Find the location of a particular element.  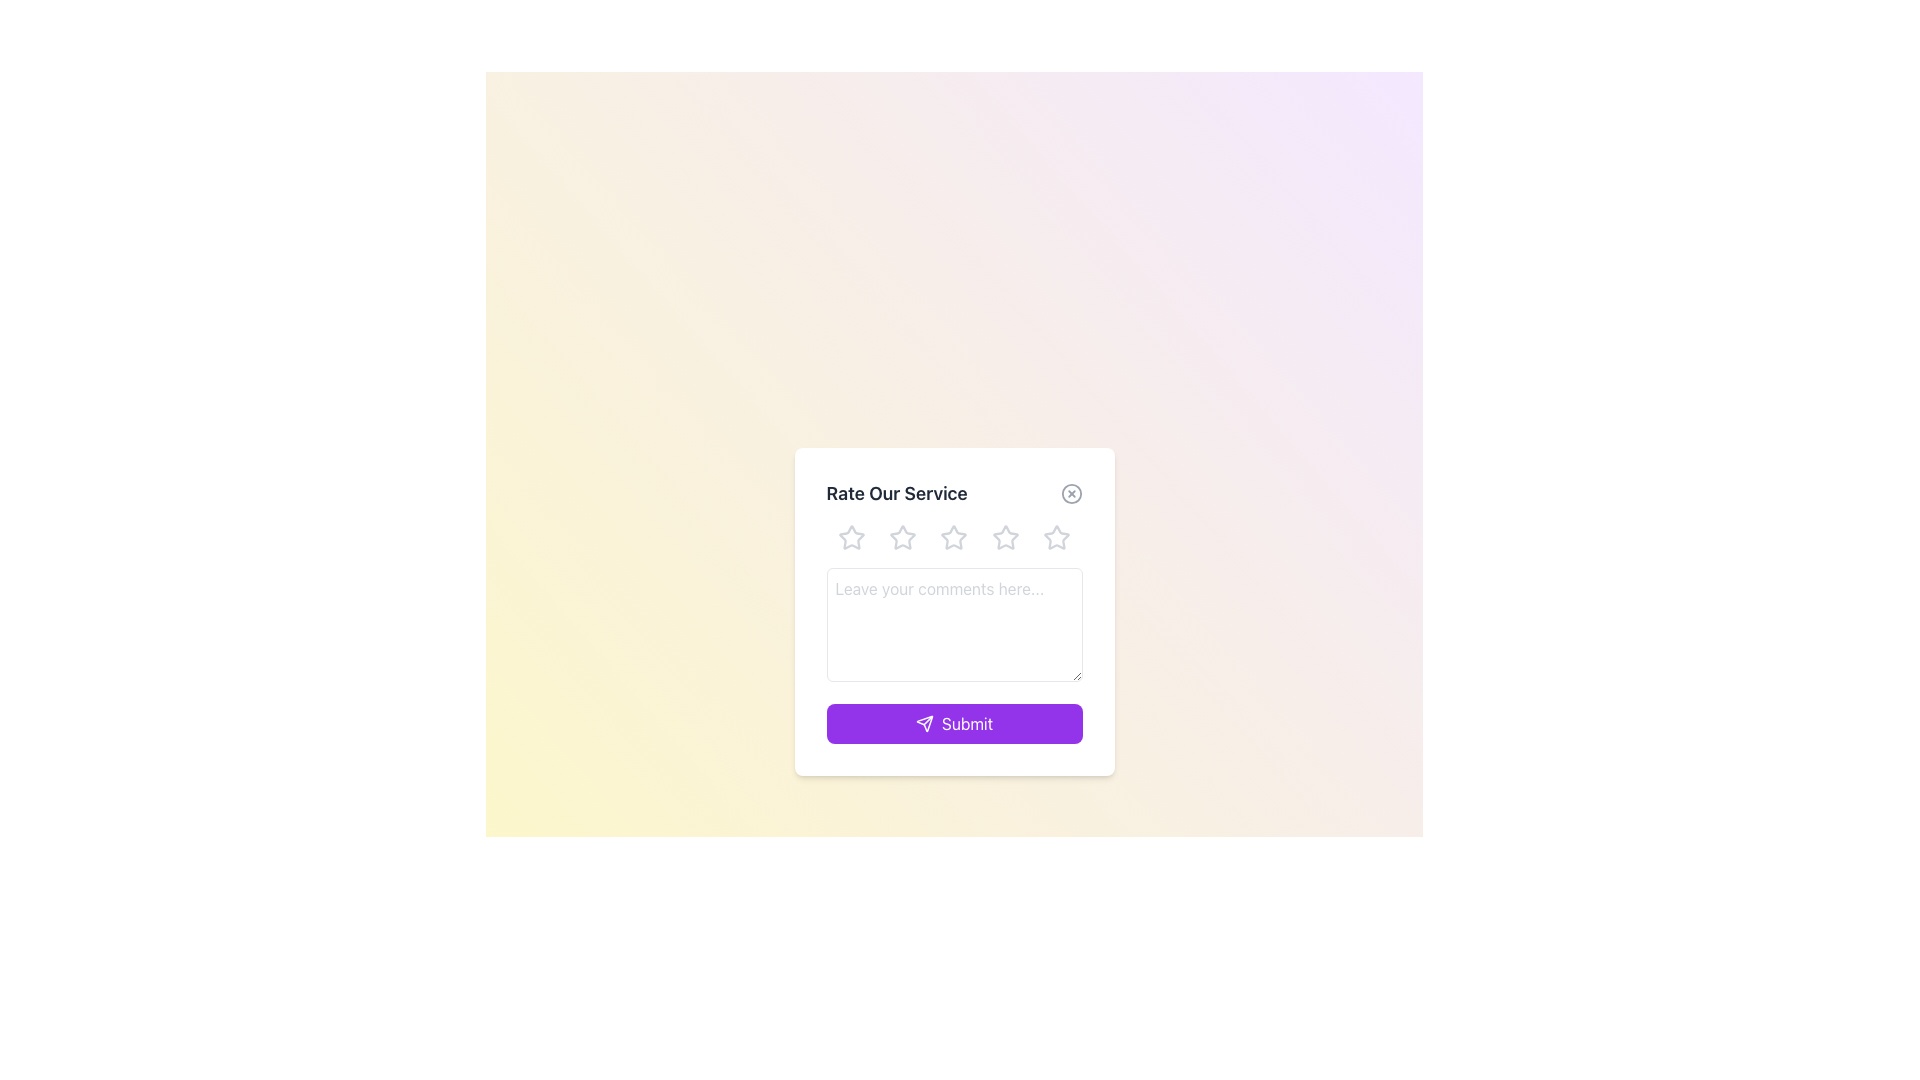

the 'Submit' button with a purple background and white text to observe style changes is located at coordinates (953, 724).